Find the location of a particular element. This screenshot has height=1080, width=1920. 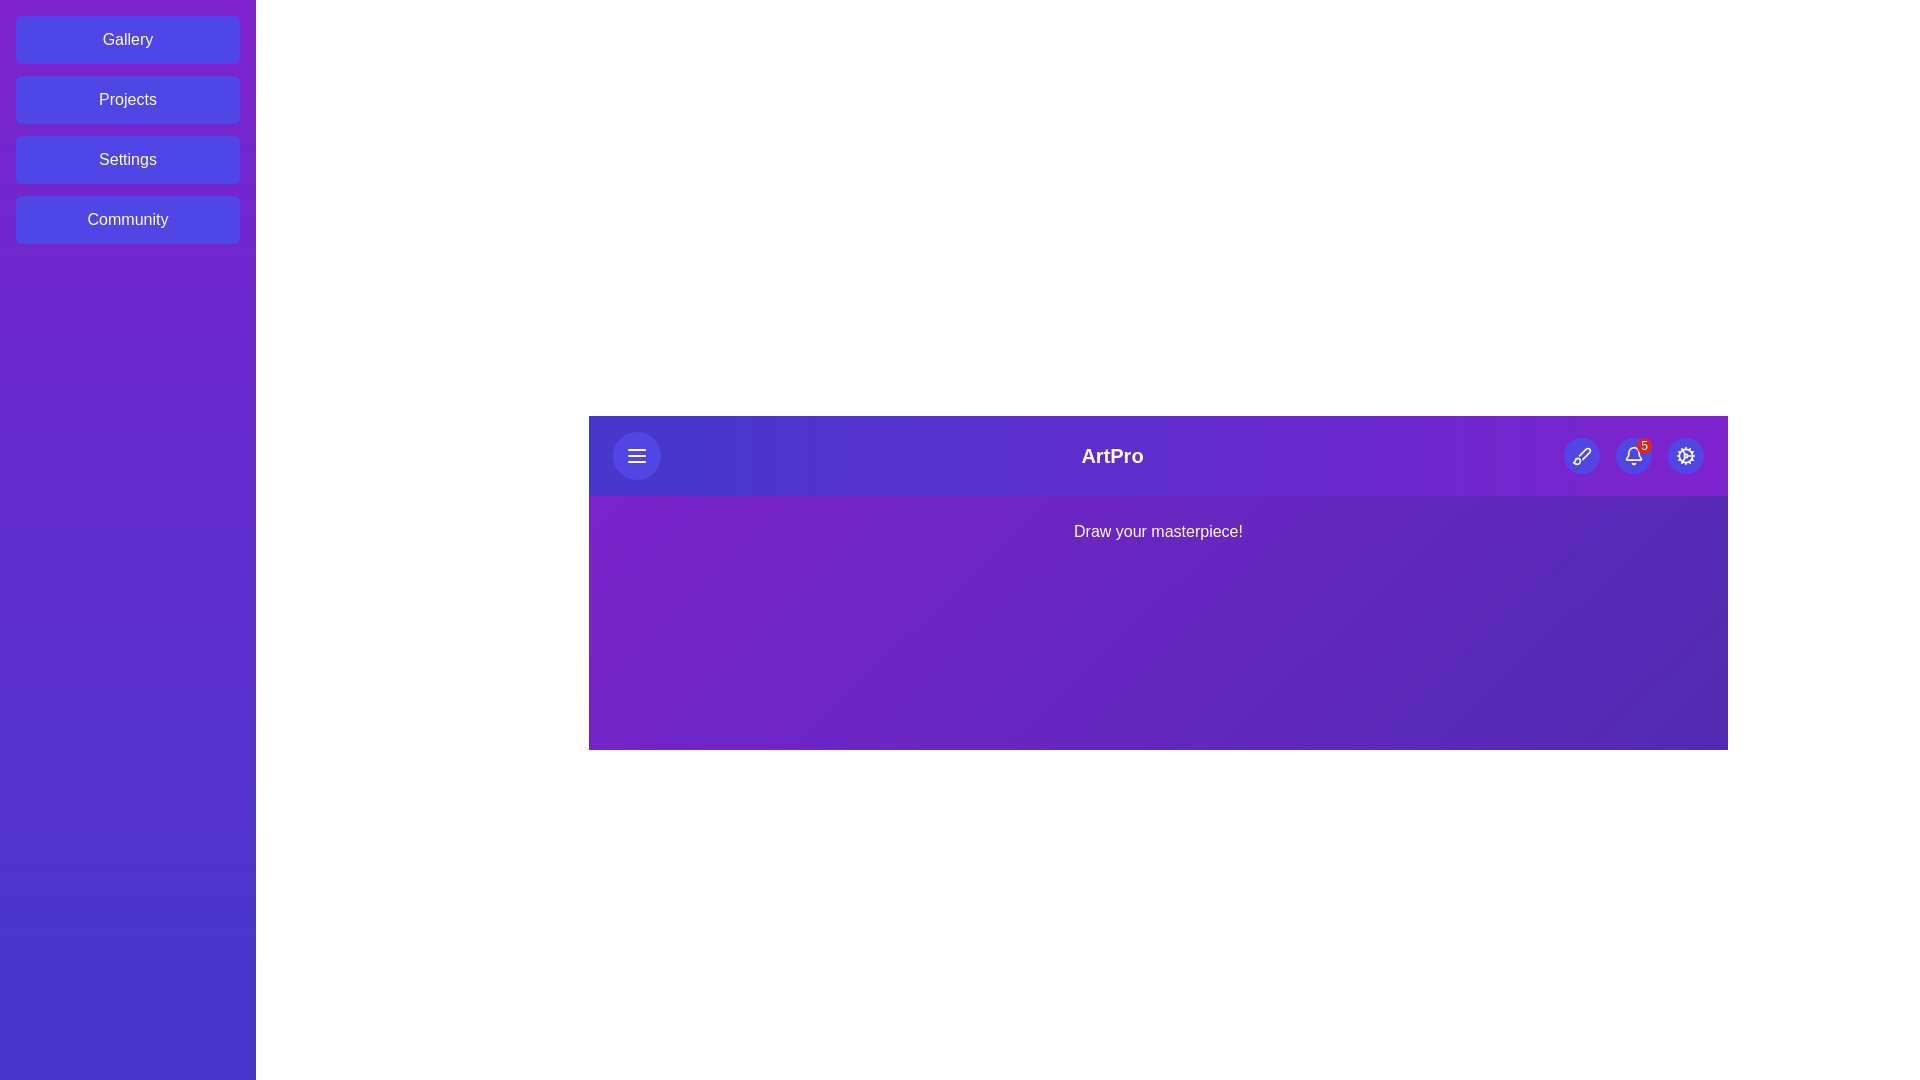

the toolbar button brush is located at coordinates (1579, 455).